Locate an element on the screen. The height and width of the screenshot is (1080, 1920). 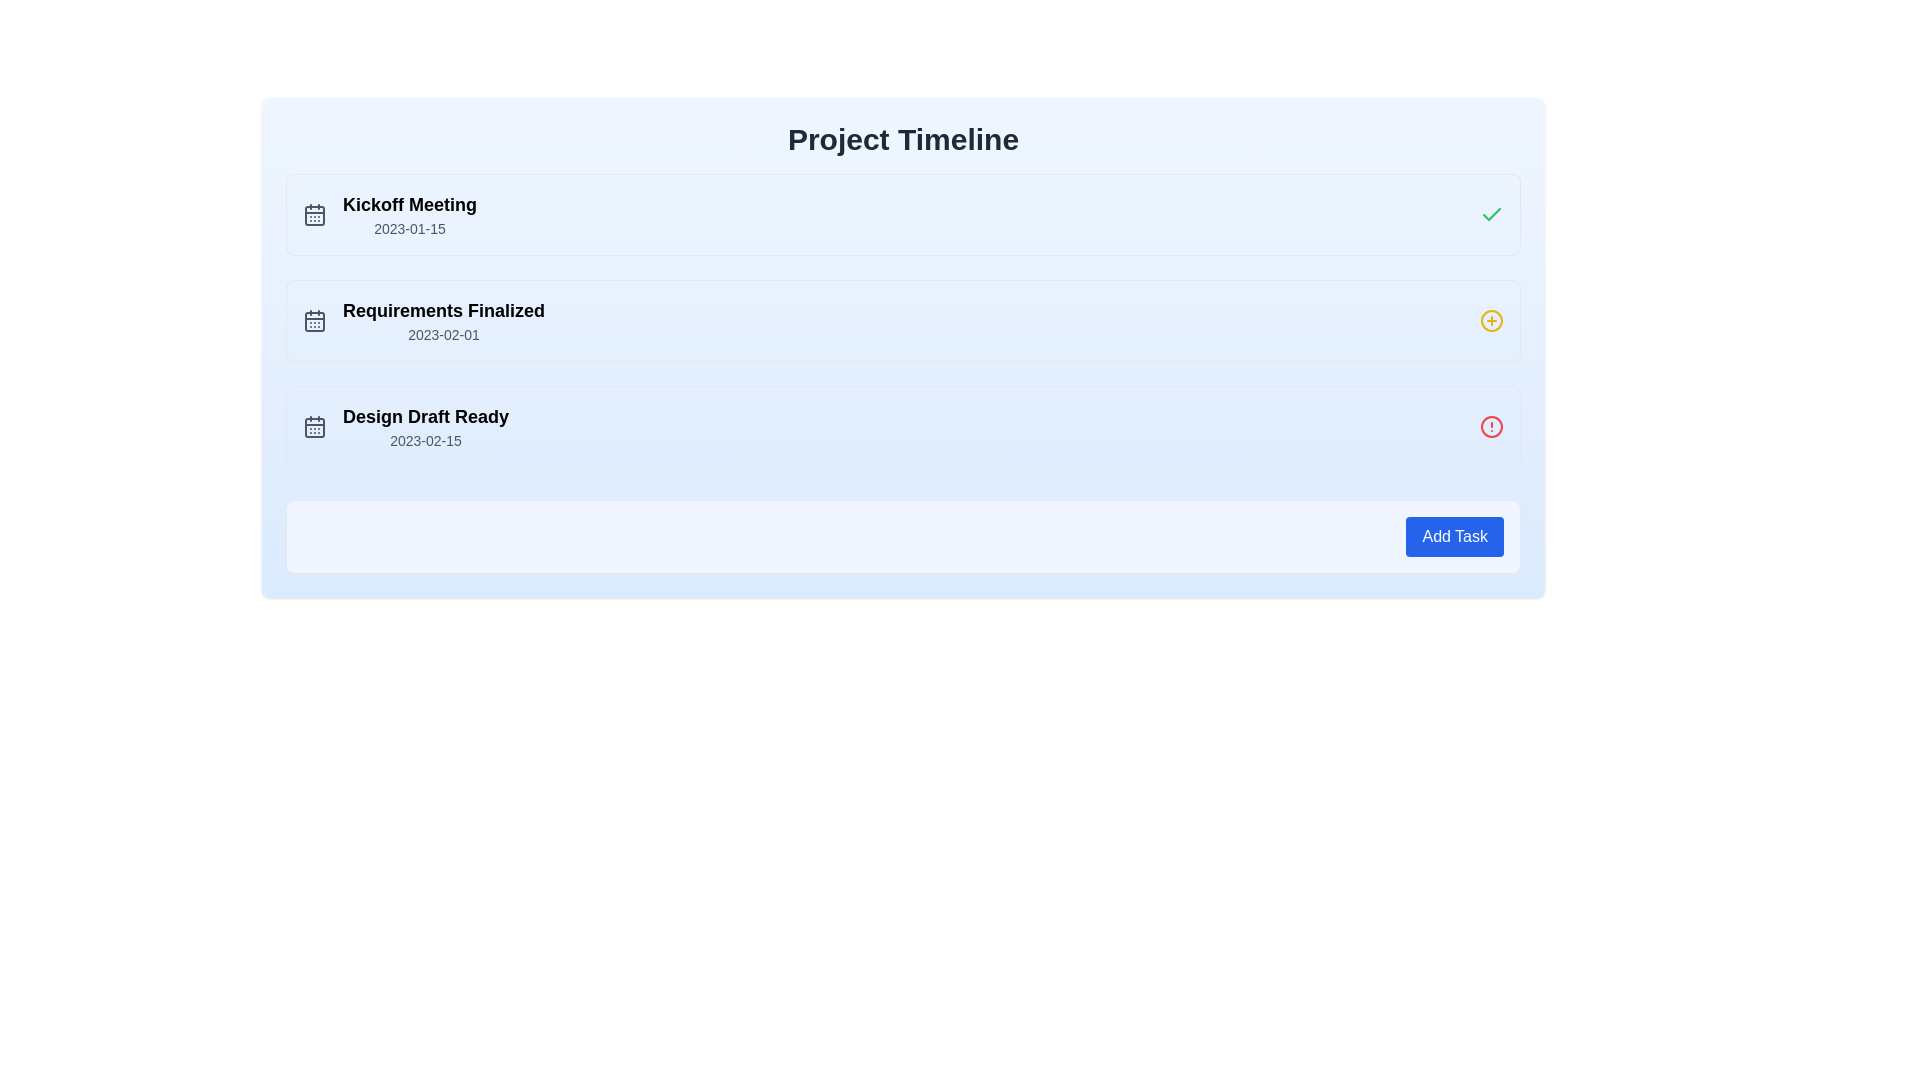
the calendar icon that indicates the date associated with the 'Design Draft Ready' task, which is located at the leftmost edge of its row is located at coordinates (314, 426).